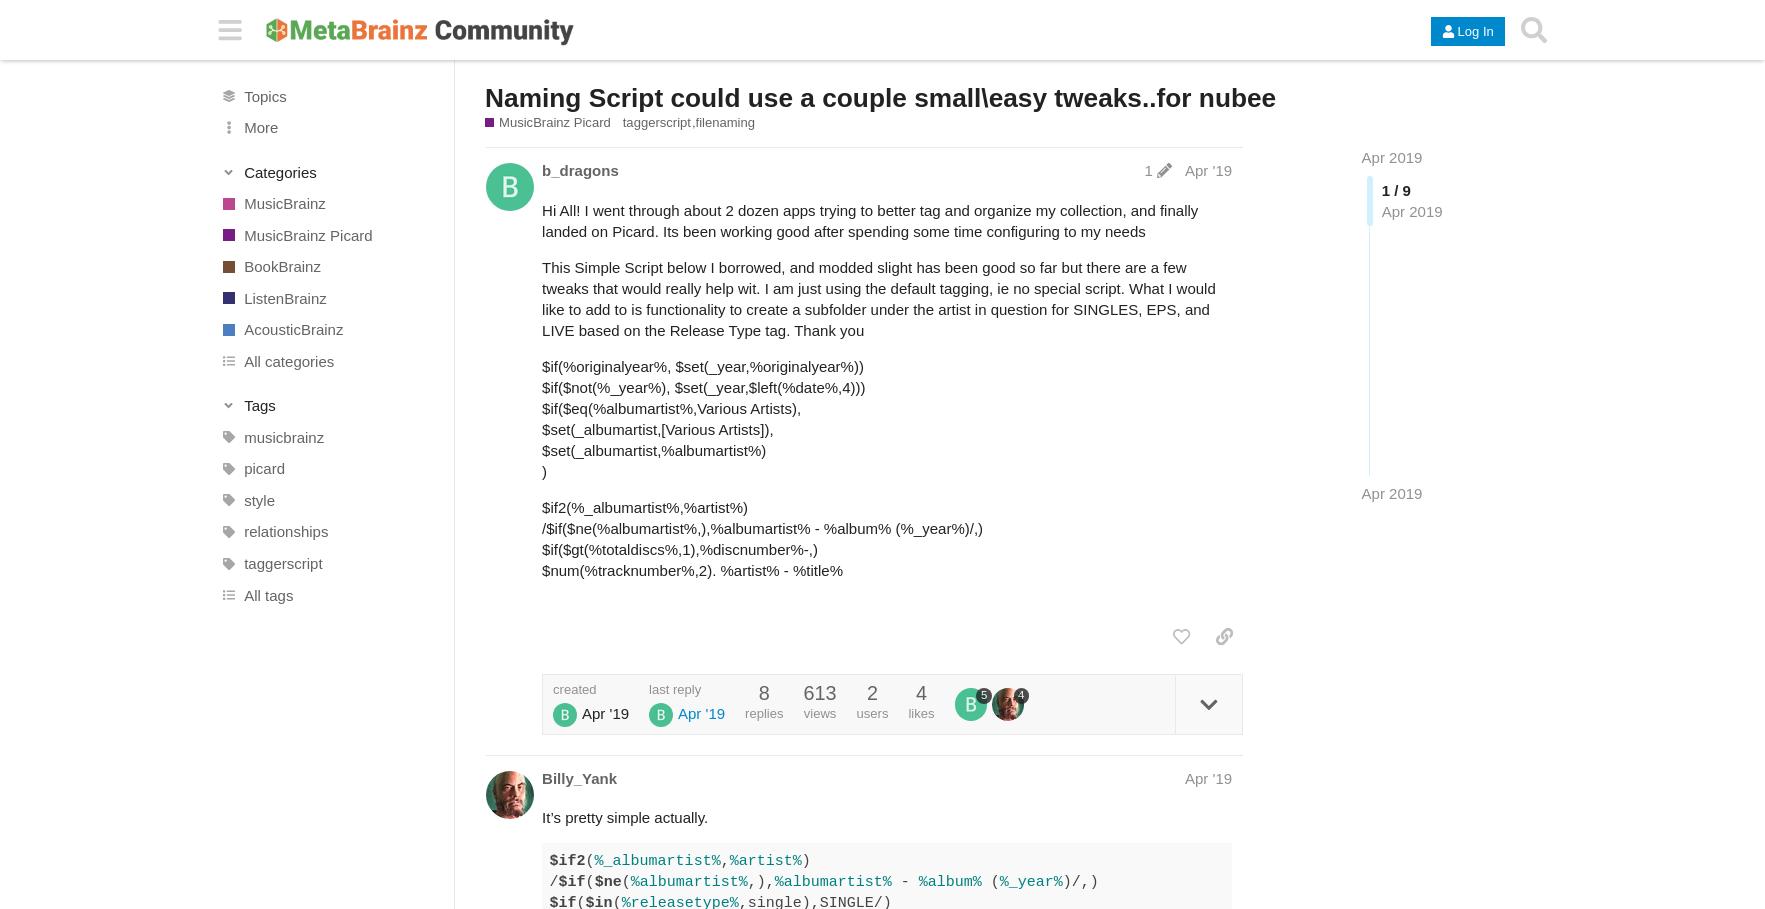  What do you see at coordinates (818, 712) in the screenshot?
I see `'views'` at bounding box center [818, 712].